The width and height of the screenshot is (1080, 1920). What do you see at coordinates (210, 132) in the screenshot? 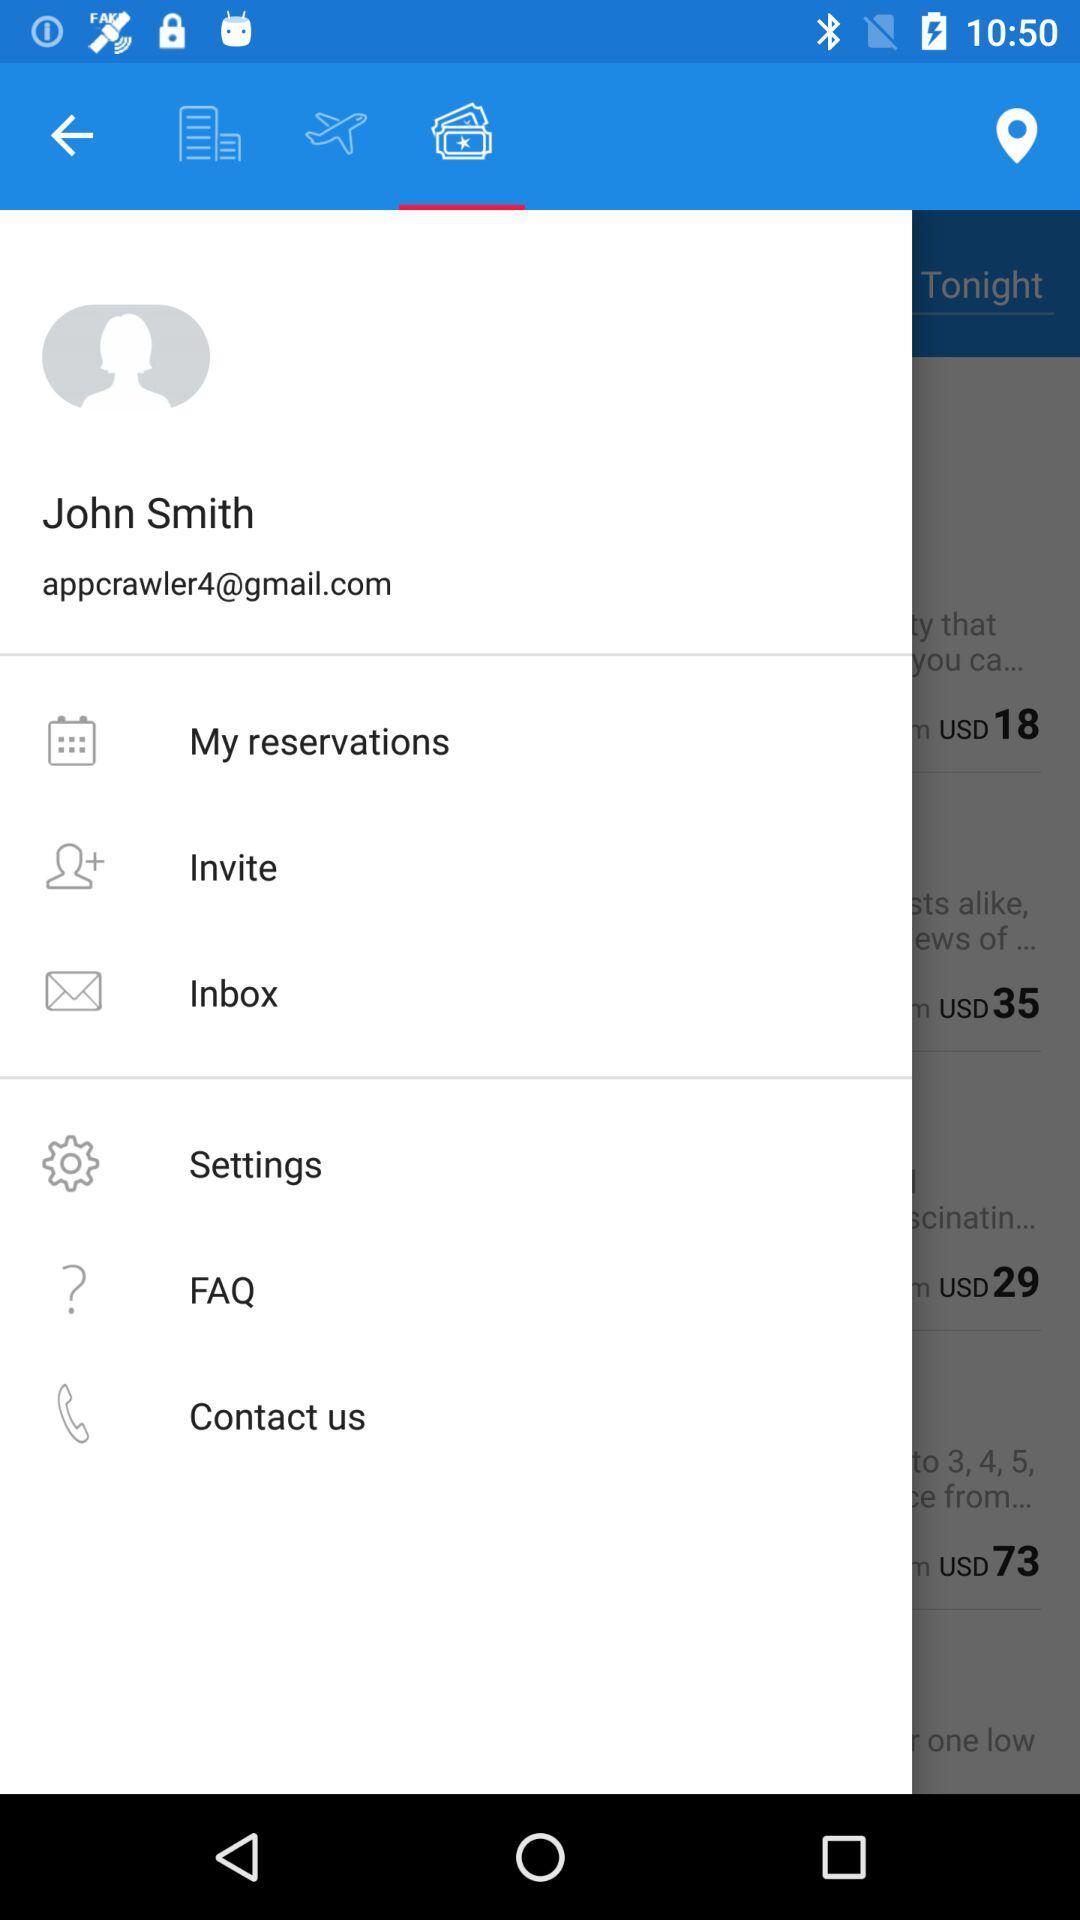
I see `the icon on the right next to button which is on top left corner of the web page` at bounding box center [210, 132].